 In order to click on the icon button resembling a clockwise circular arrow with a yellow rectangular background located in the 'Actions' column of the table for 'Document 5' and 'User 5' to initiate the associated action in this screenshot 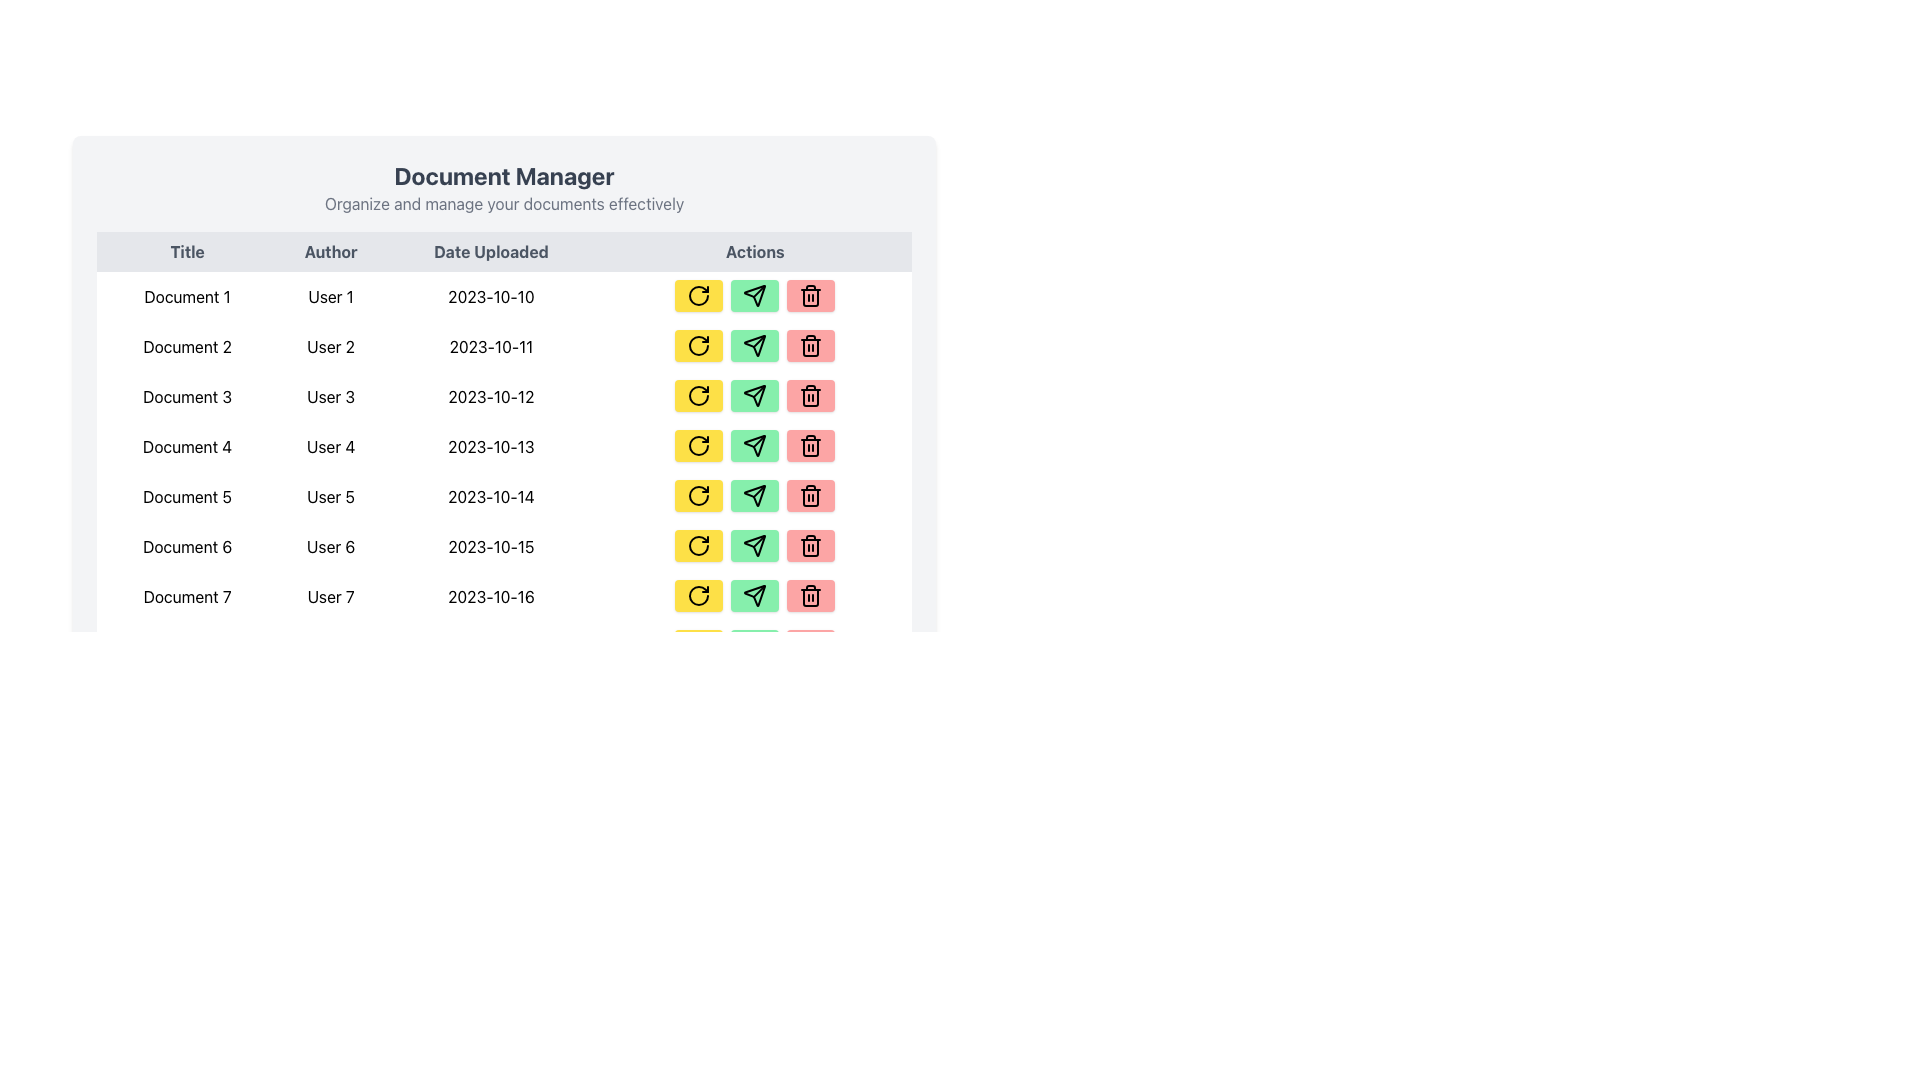, I will do `click(699, 495)`.